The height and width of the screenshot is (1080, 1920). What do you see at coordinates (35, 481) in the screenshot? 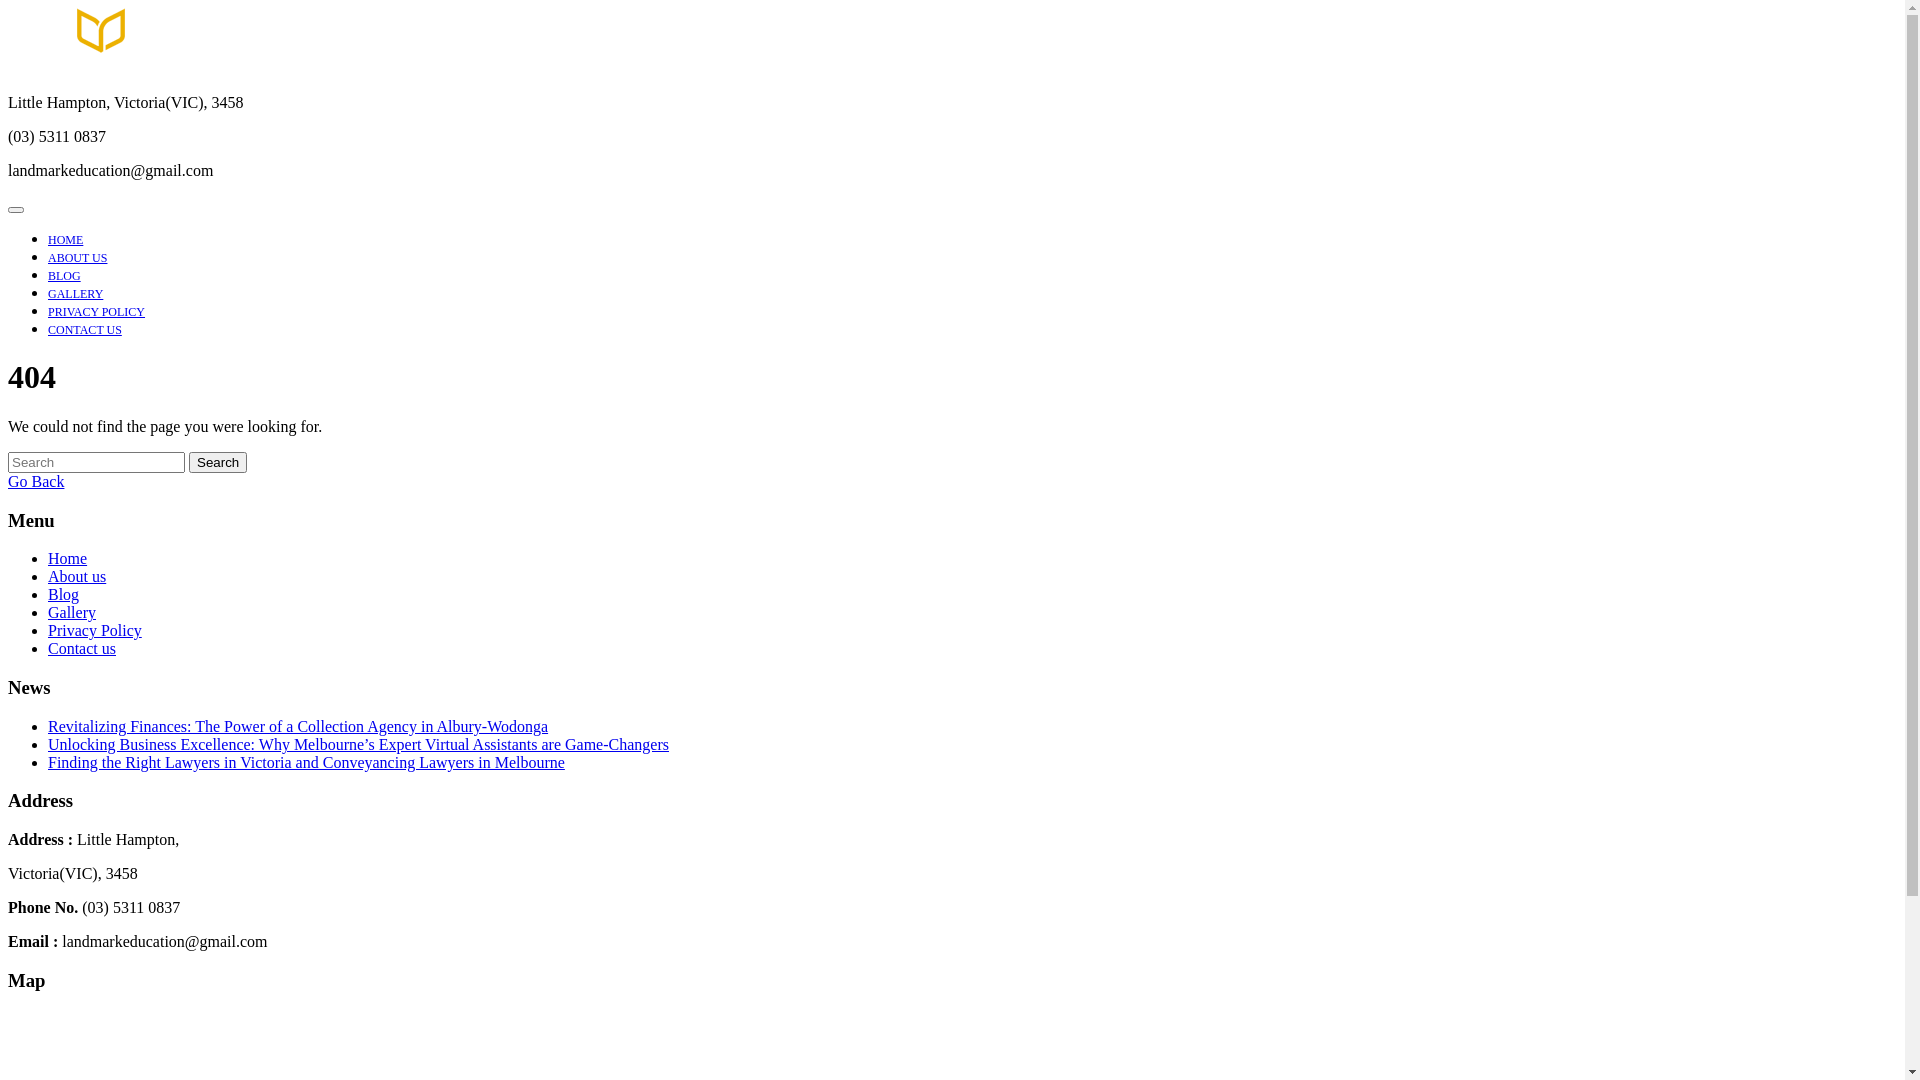
I see `'Go Back` at bounding box center [35, 481].